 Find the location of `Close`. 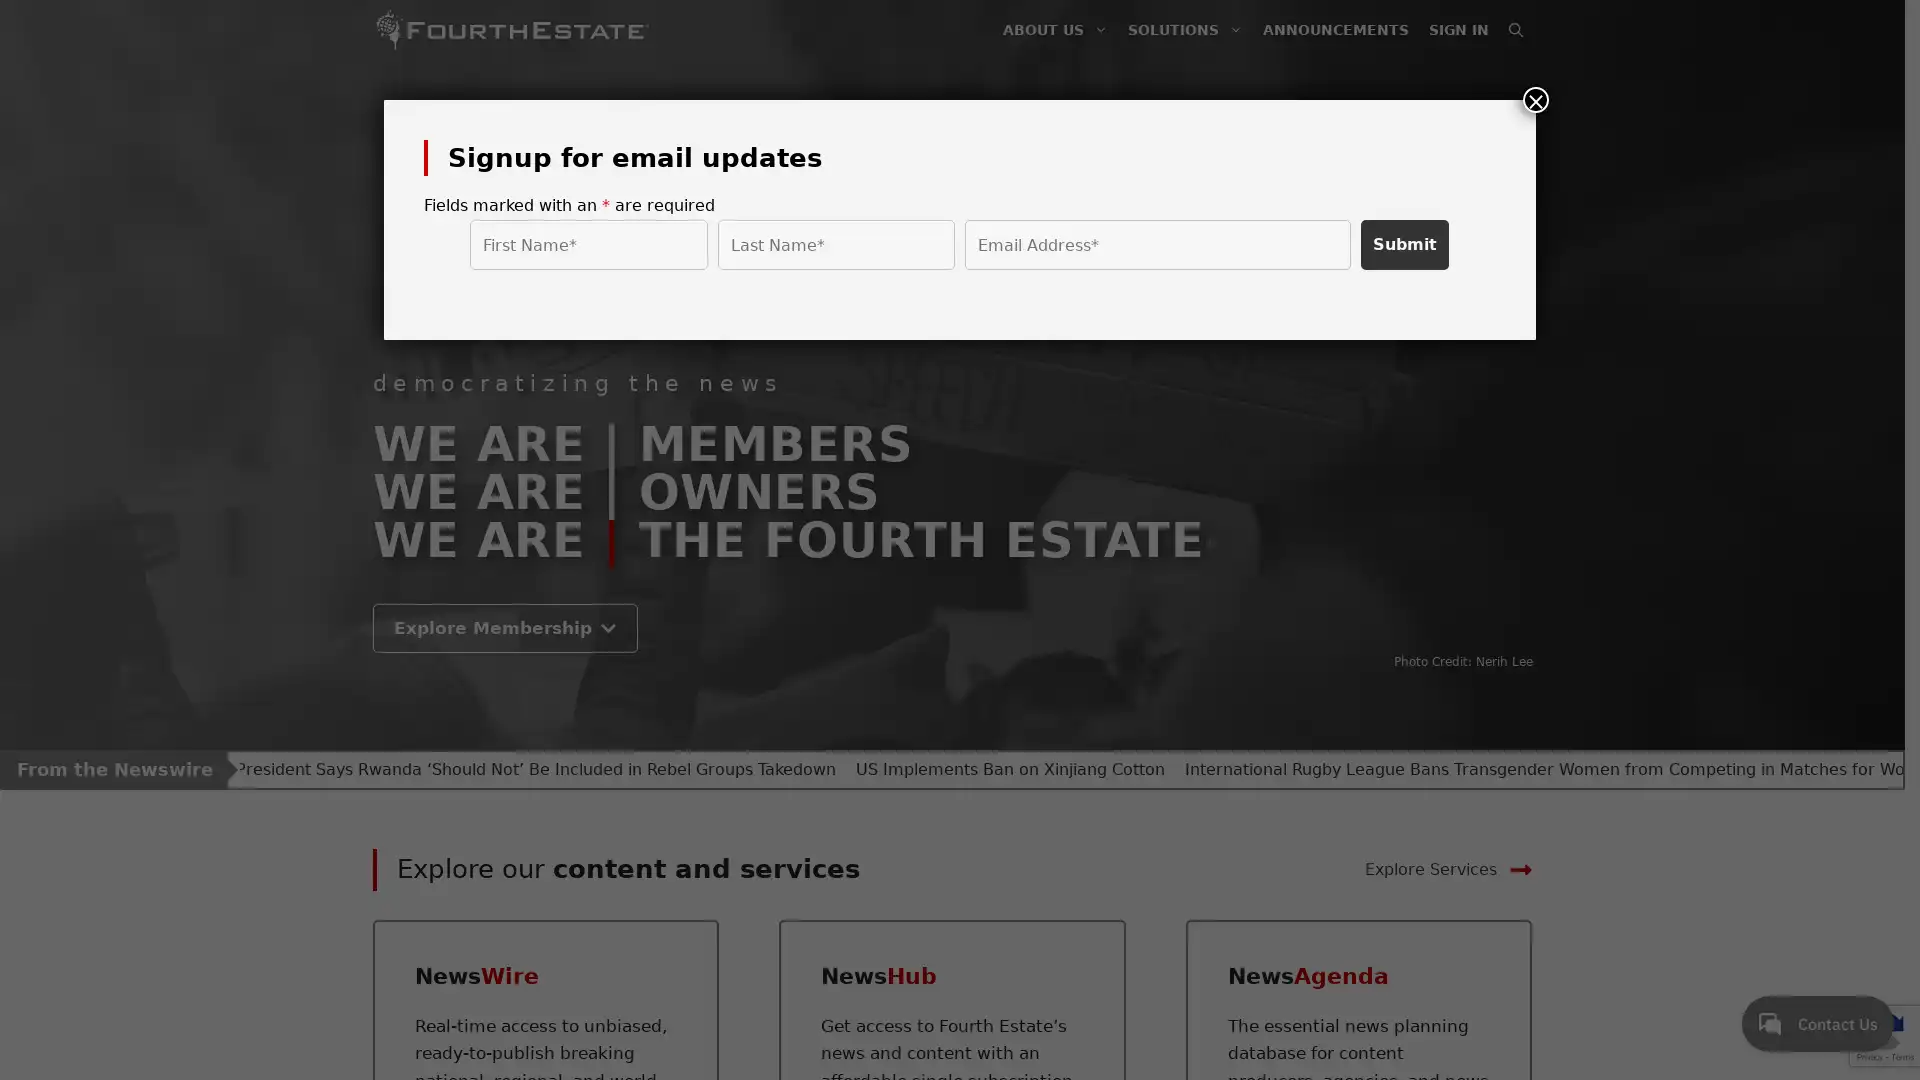

Close is located at coordinates (1535, 100).